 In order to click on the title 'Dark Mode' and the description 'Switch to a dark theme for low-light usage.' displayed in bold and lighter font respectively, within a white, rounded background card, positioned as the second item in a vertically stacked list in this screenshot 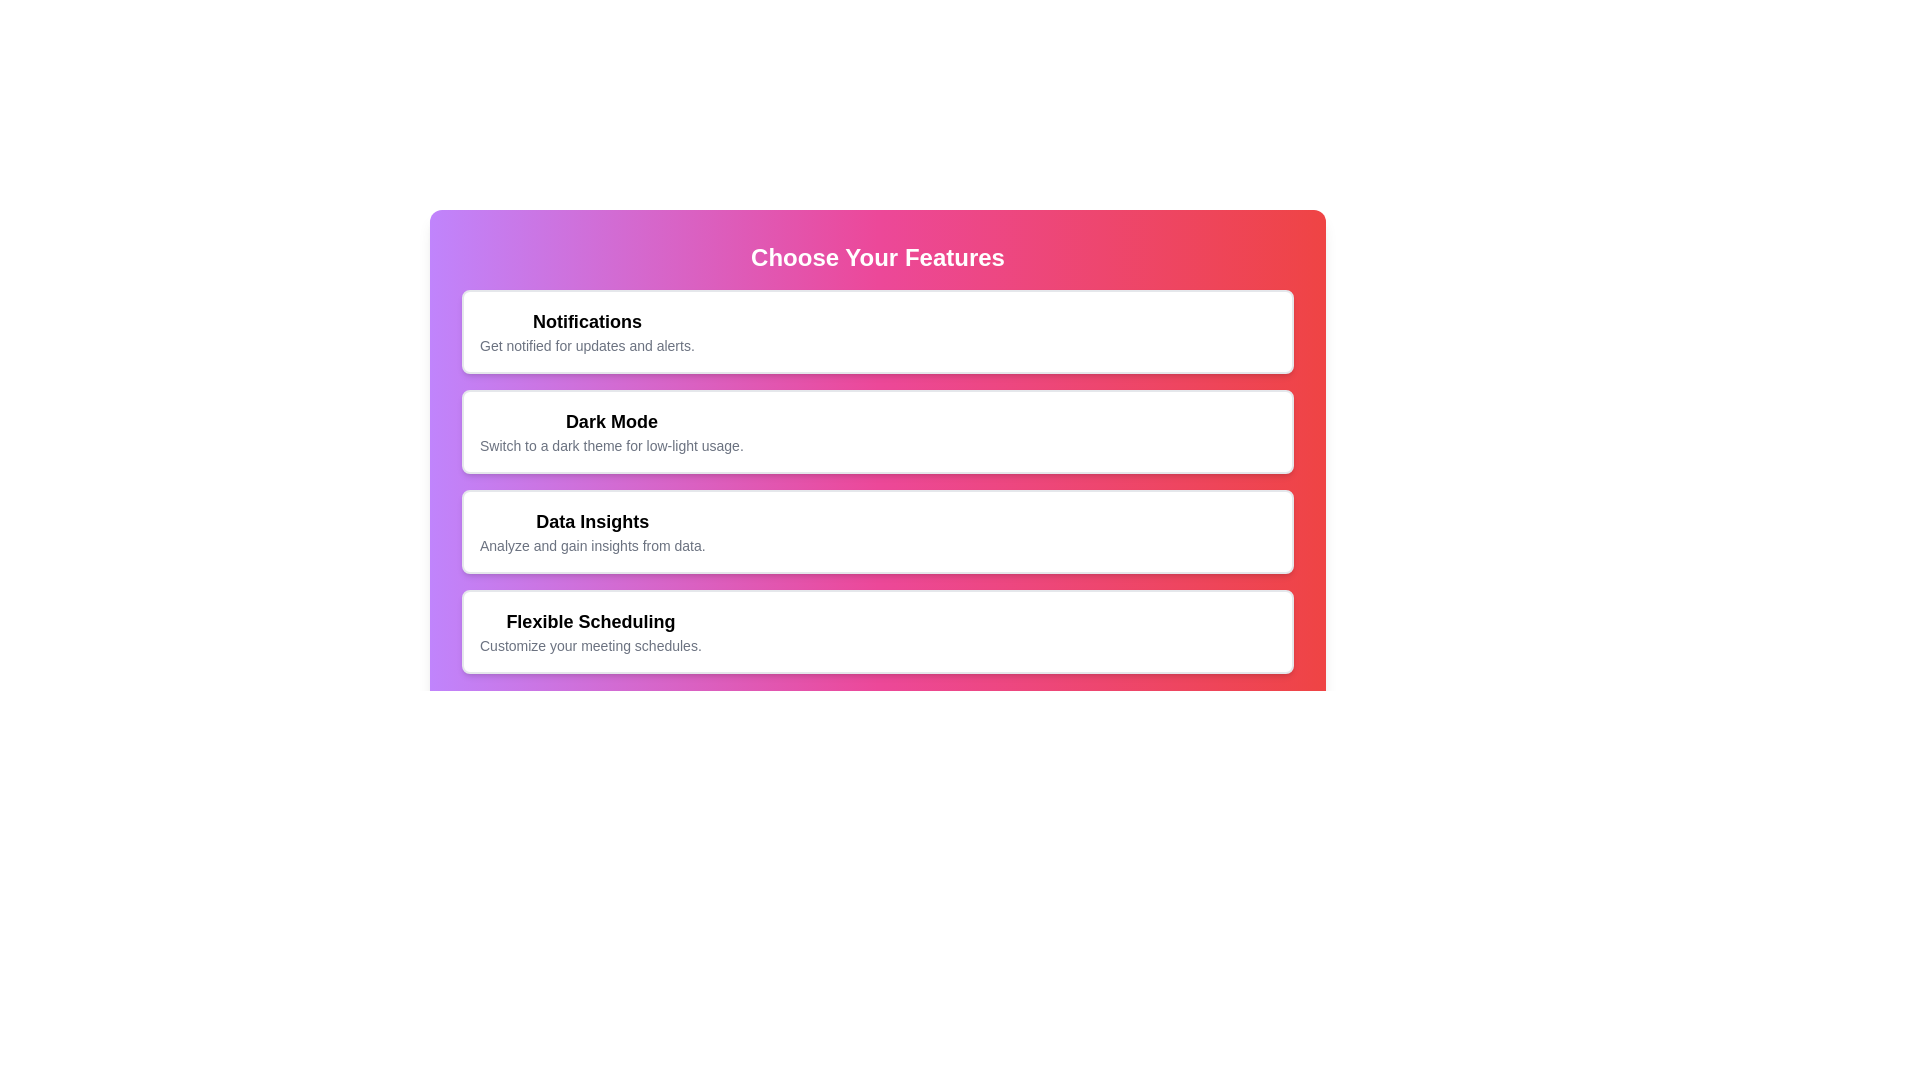, I will do `click(610, 431)`.